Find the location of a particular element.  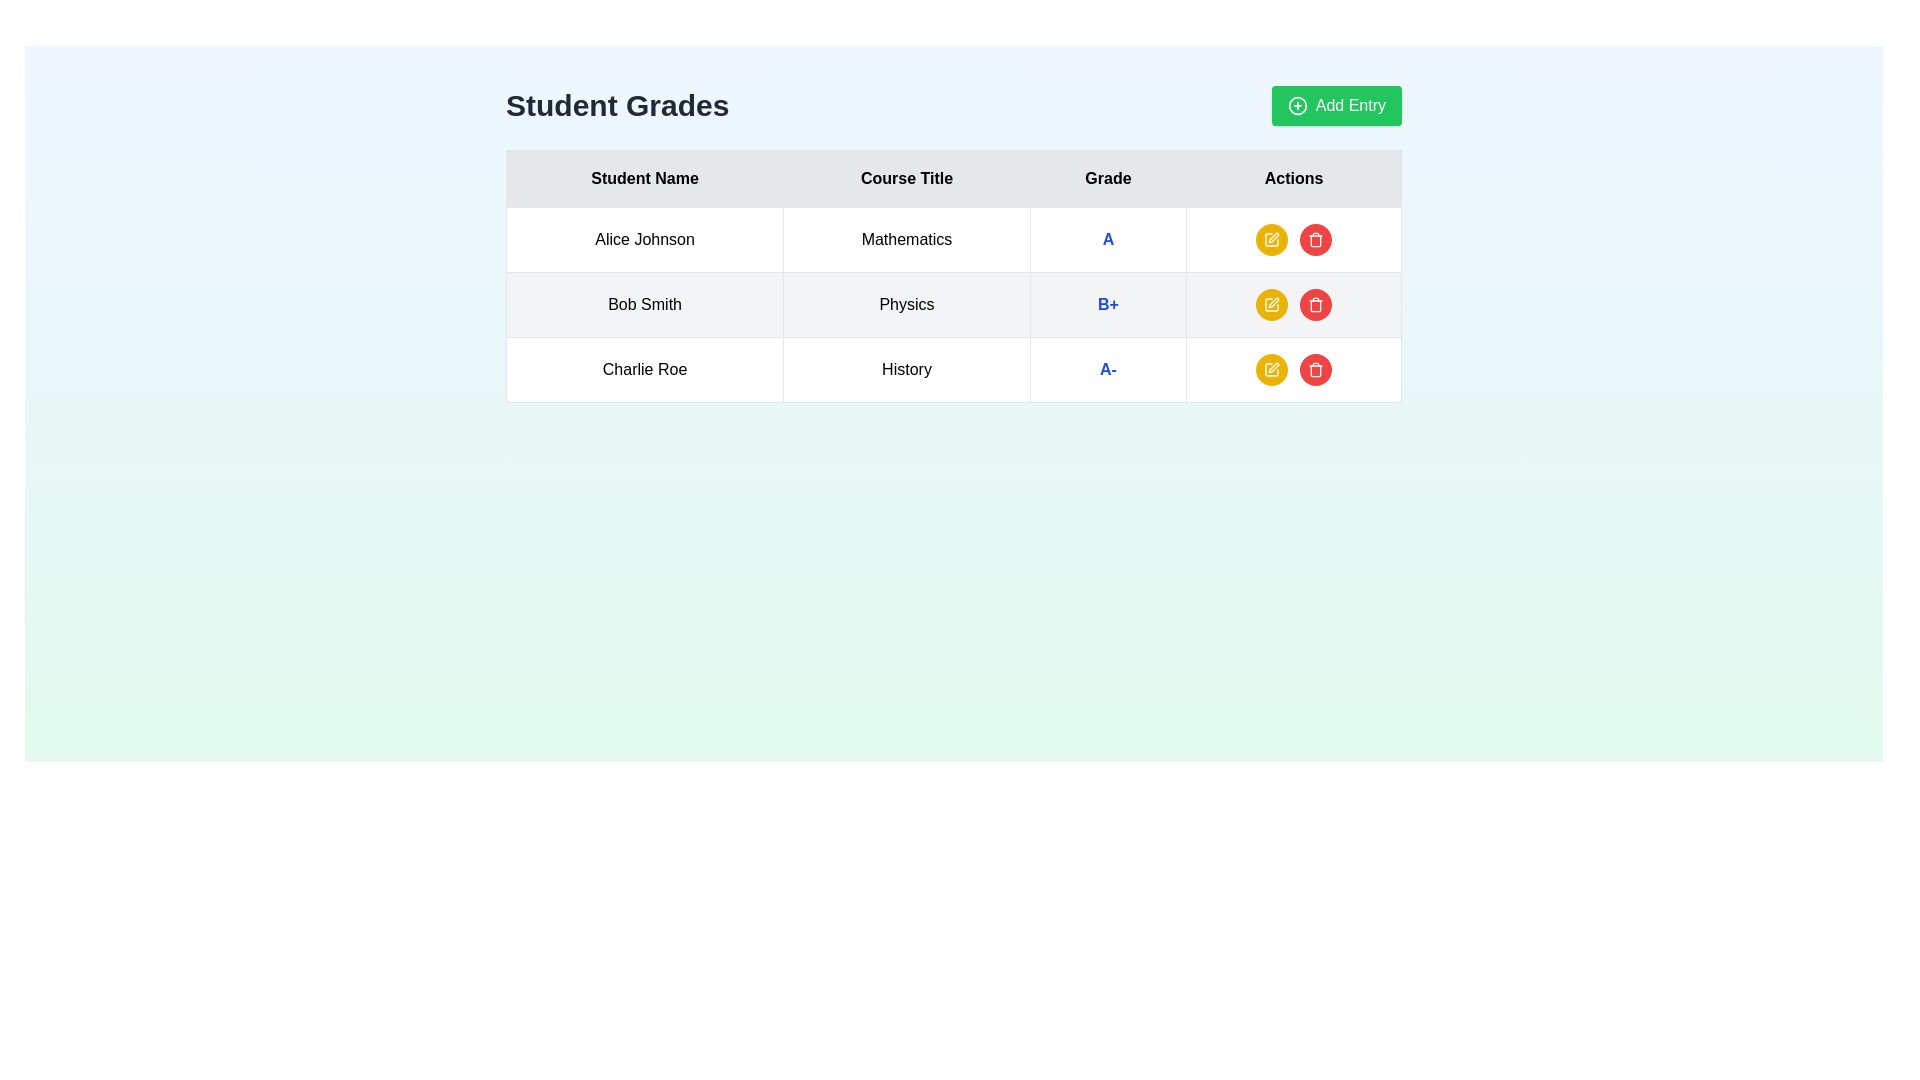

the edit button located to the right of the 'History' grade row in the 'Actions' column is located at coordinates (1271, 370).